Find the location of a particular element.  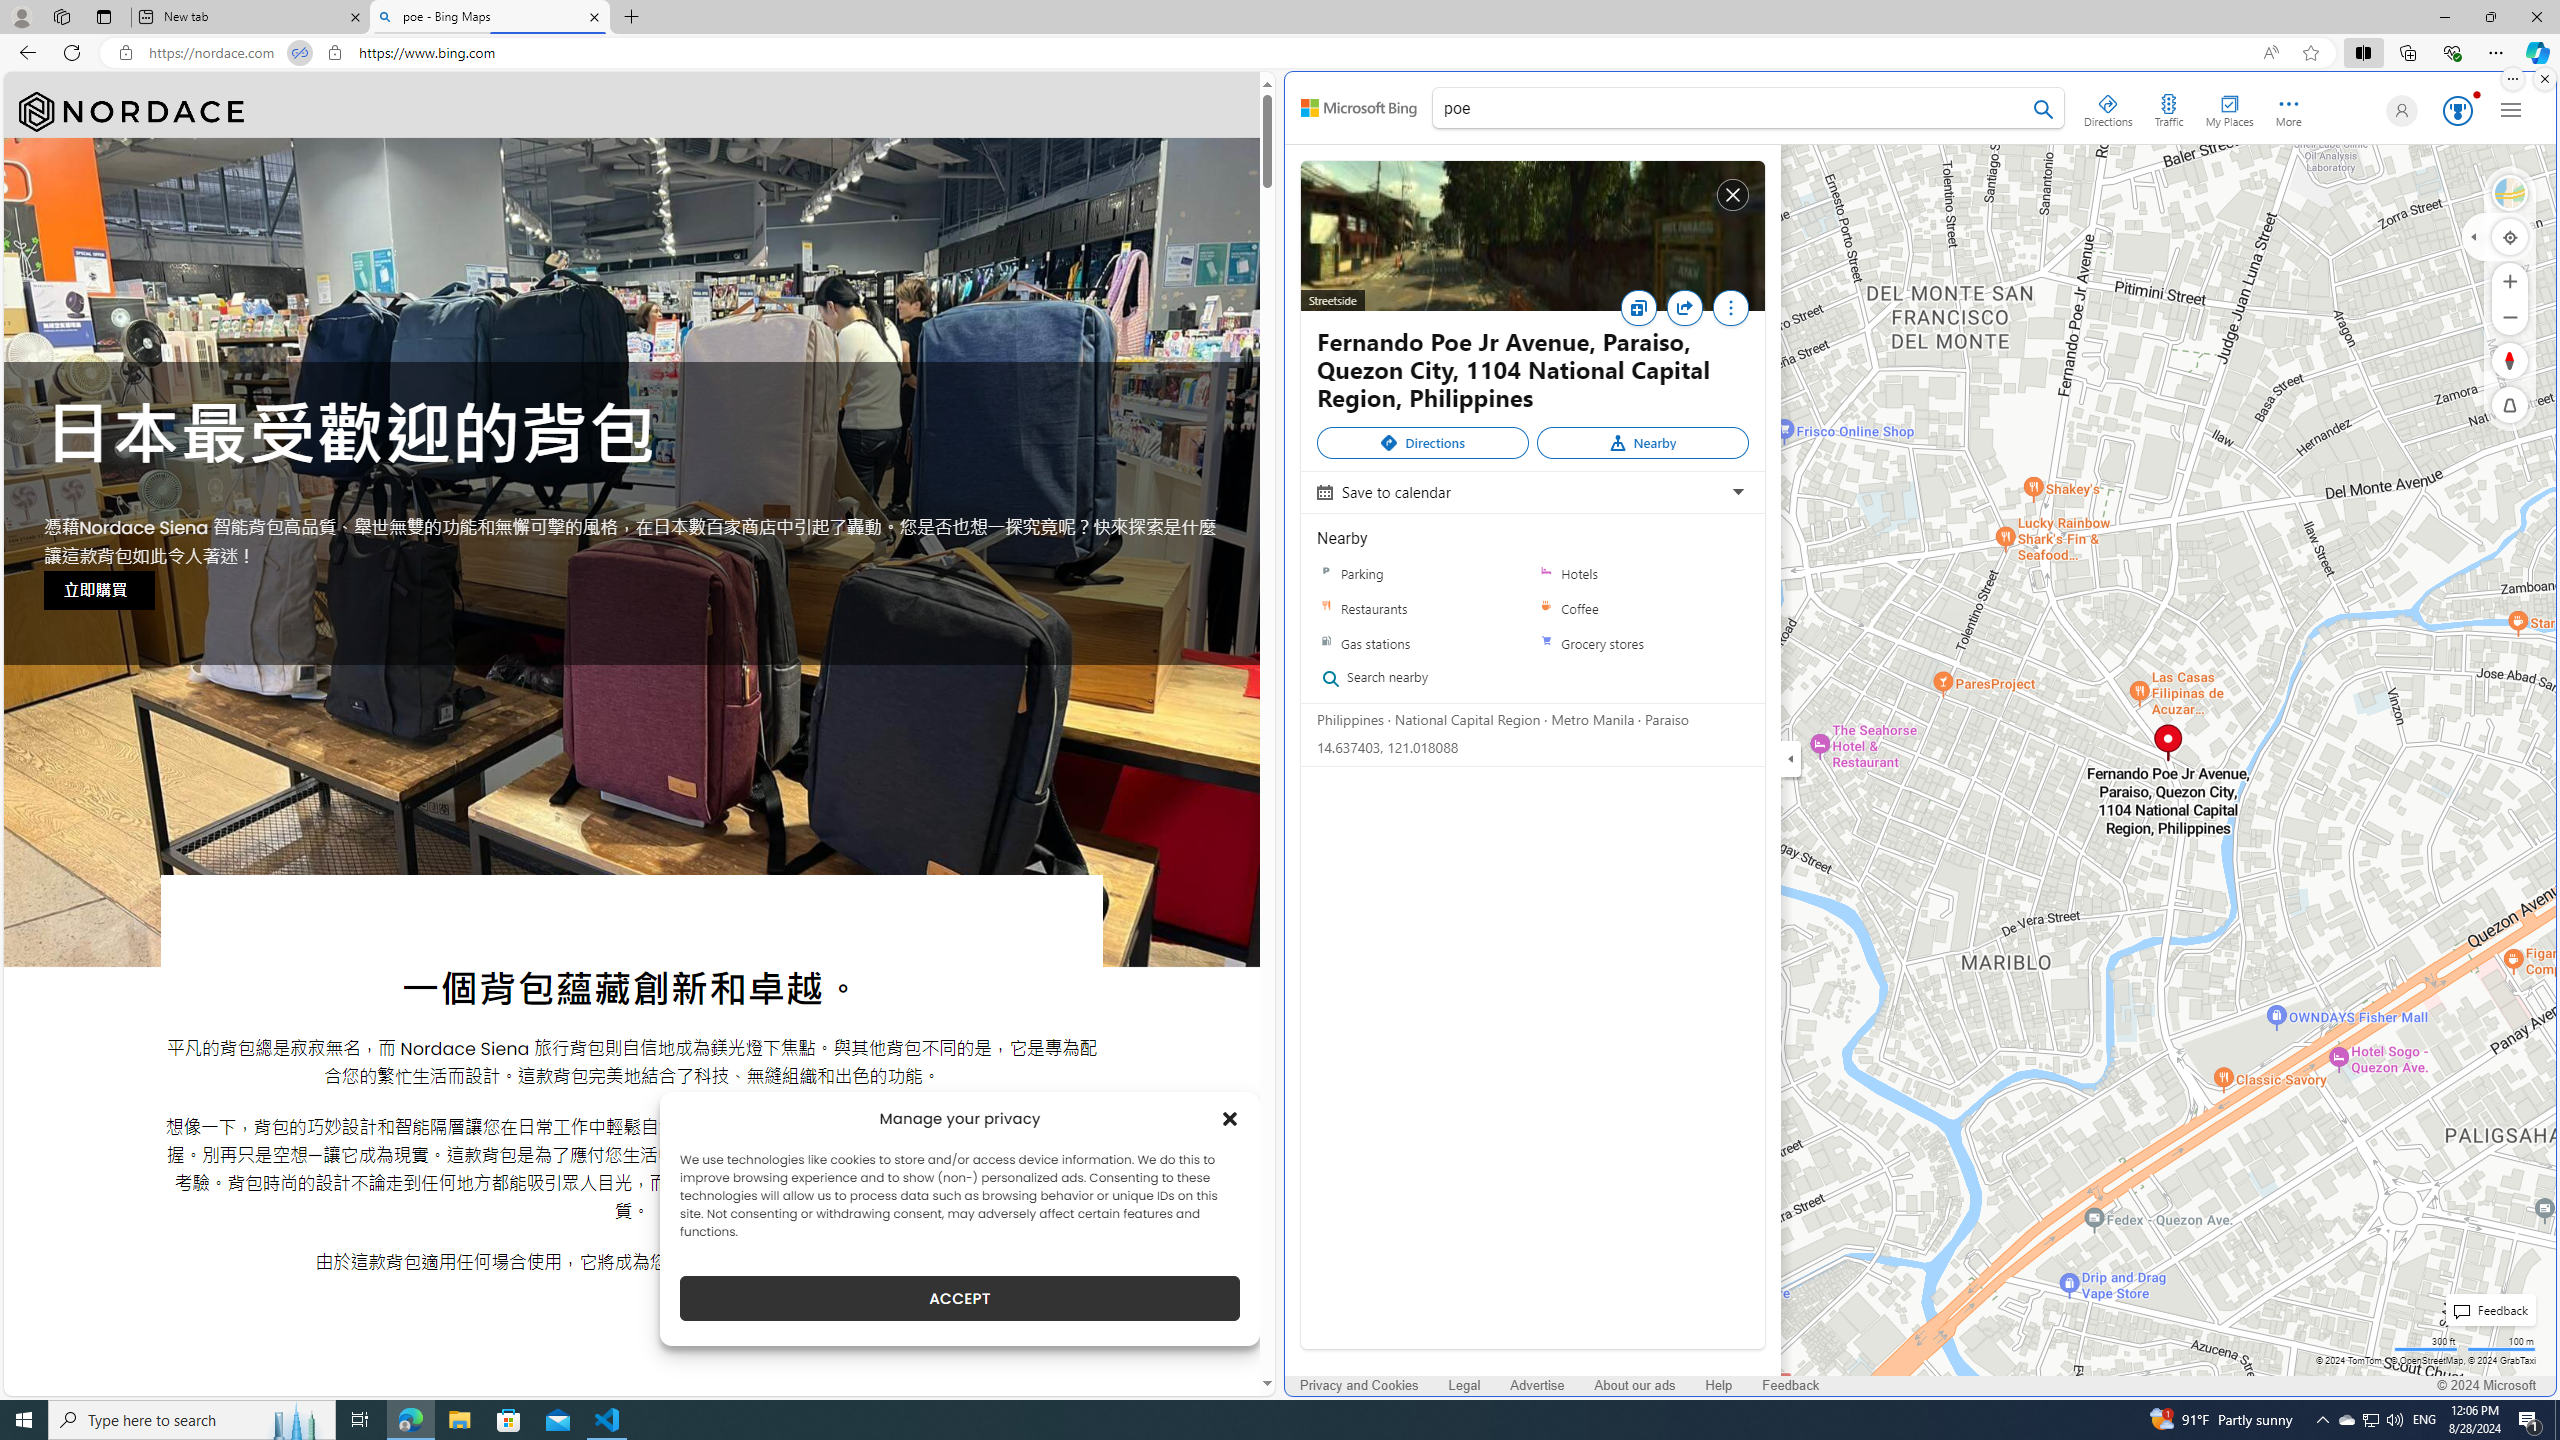

'Reset to Default Rotation' is located at coordinates (2510, 360).